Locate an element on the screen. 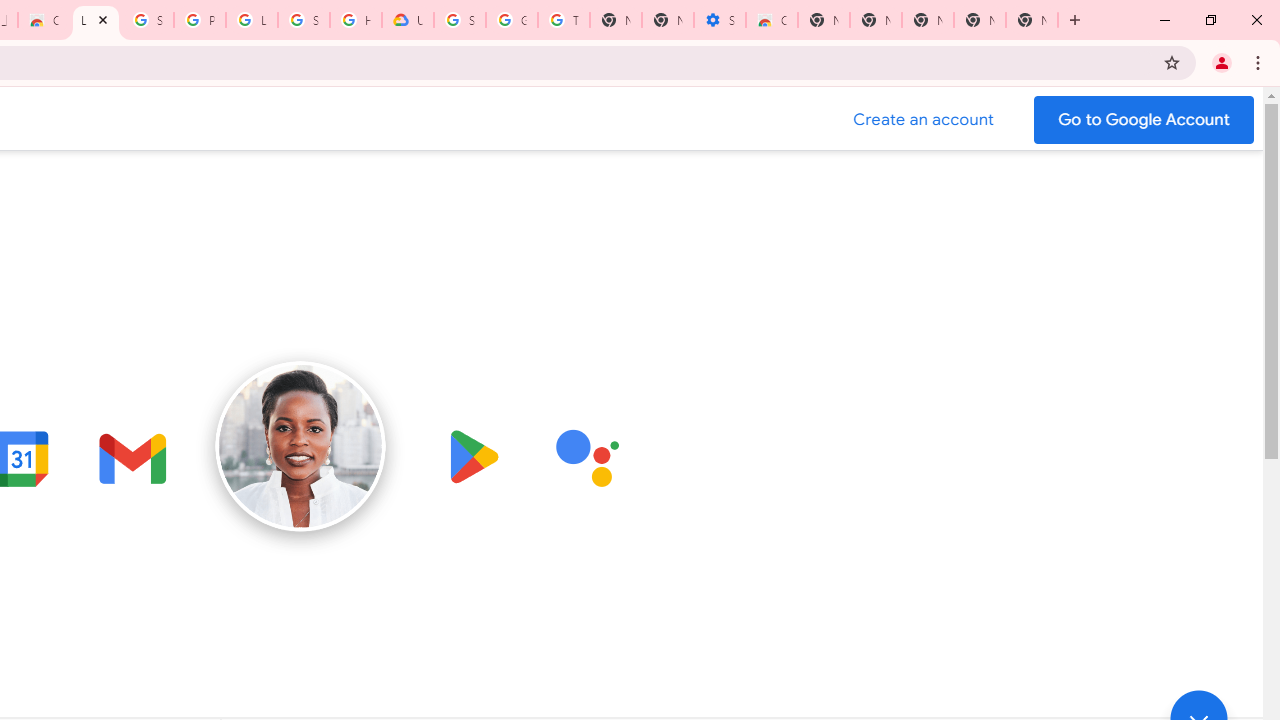  'Google Account Help' is located at coordinates (512, 20).